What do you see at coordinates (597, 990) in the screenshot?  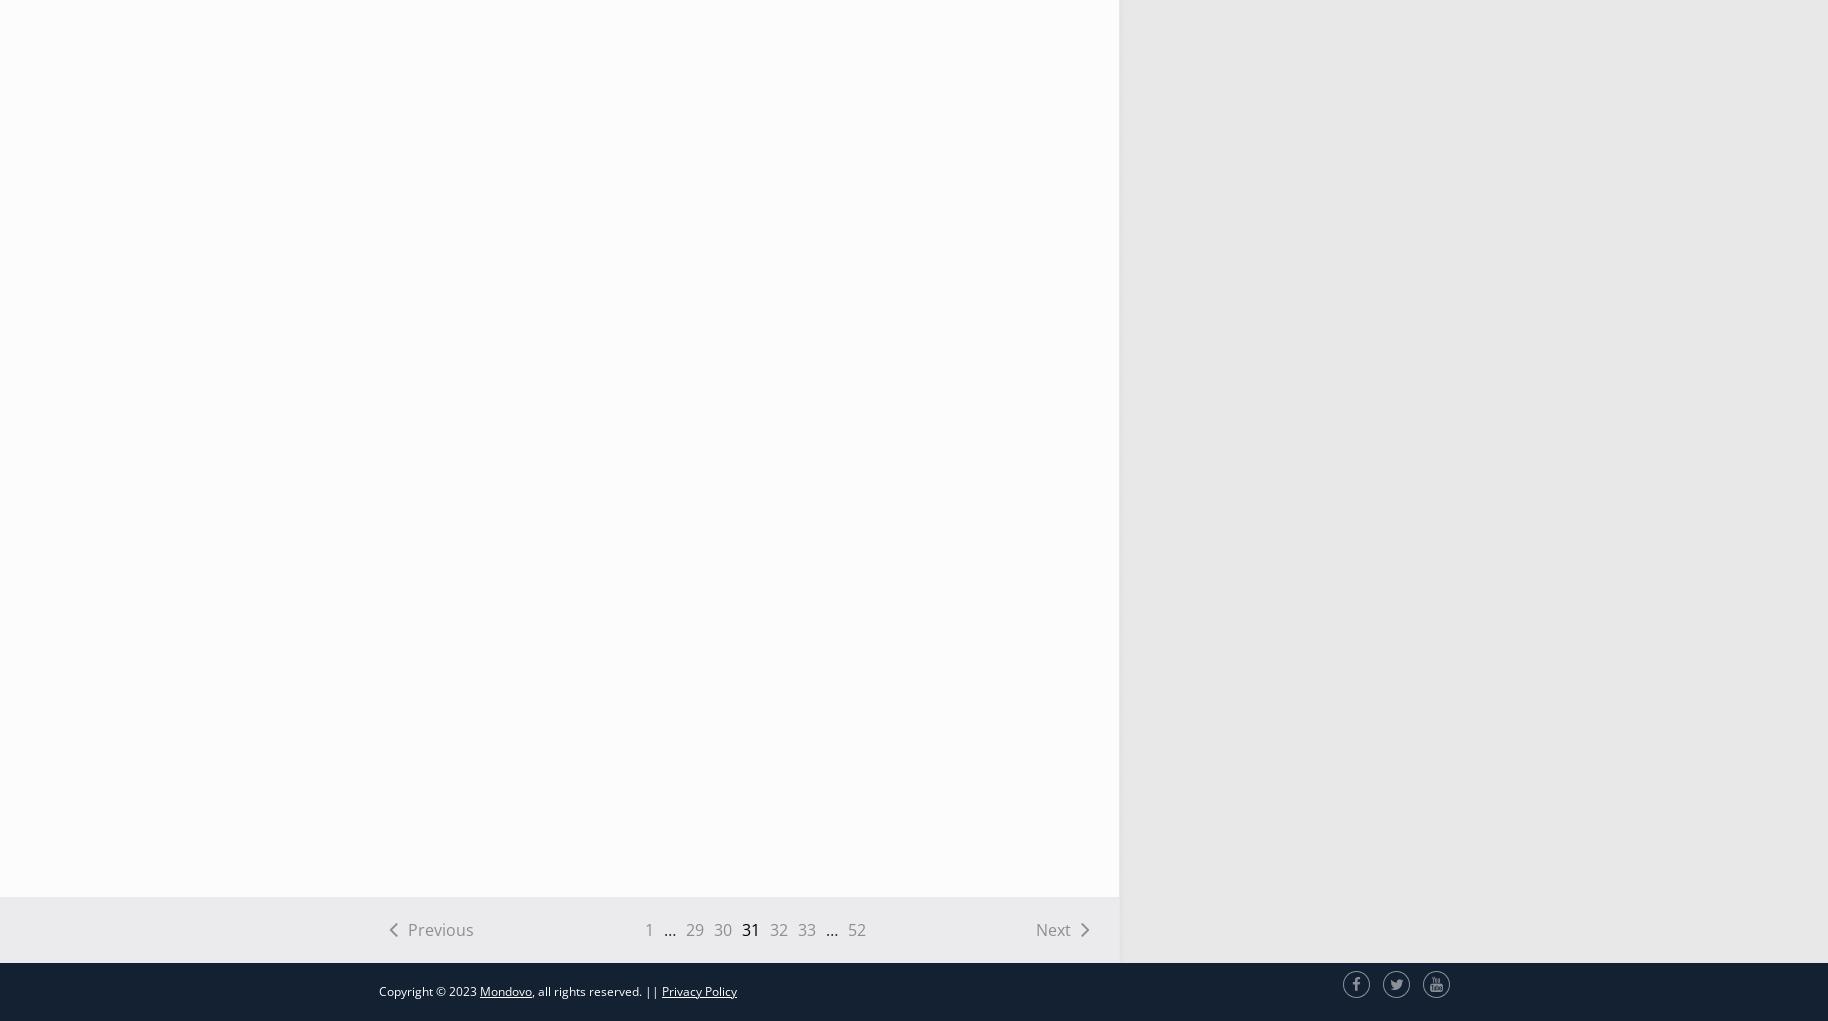 I see `', all rights reserved. ||'` at bounding box center [597, 990].